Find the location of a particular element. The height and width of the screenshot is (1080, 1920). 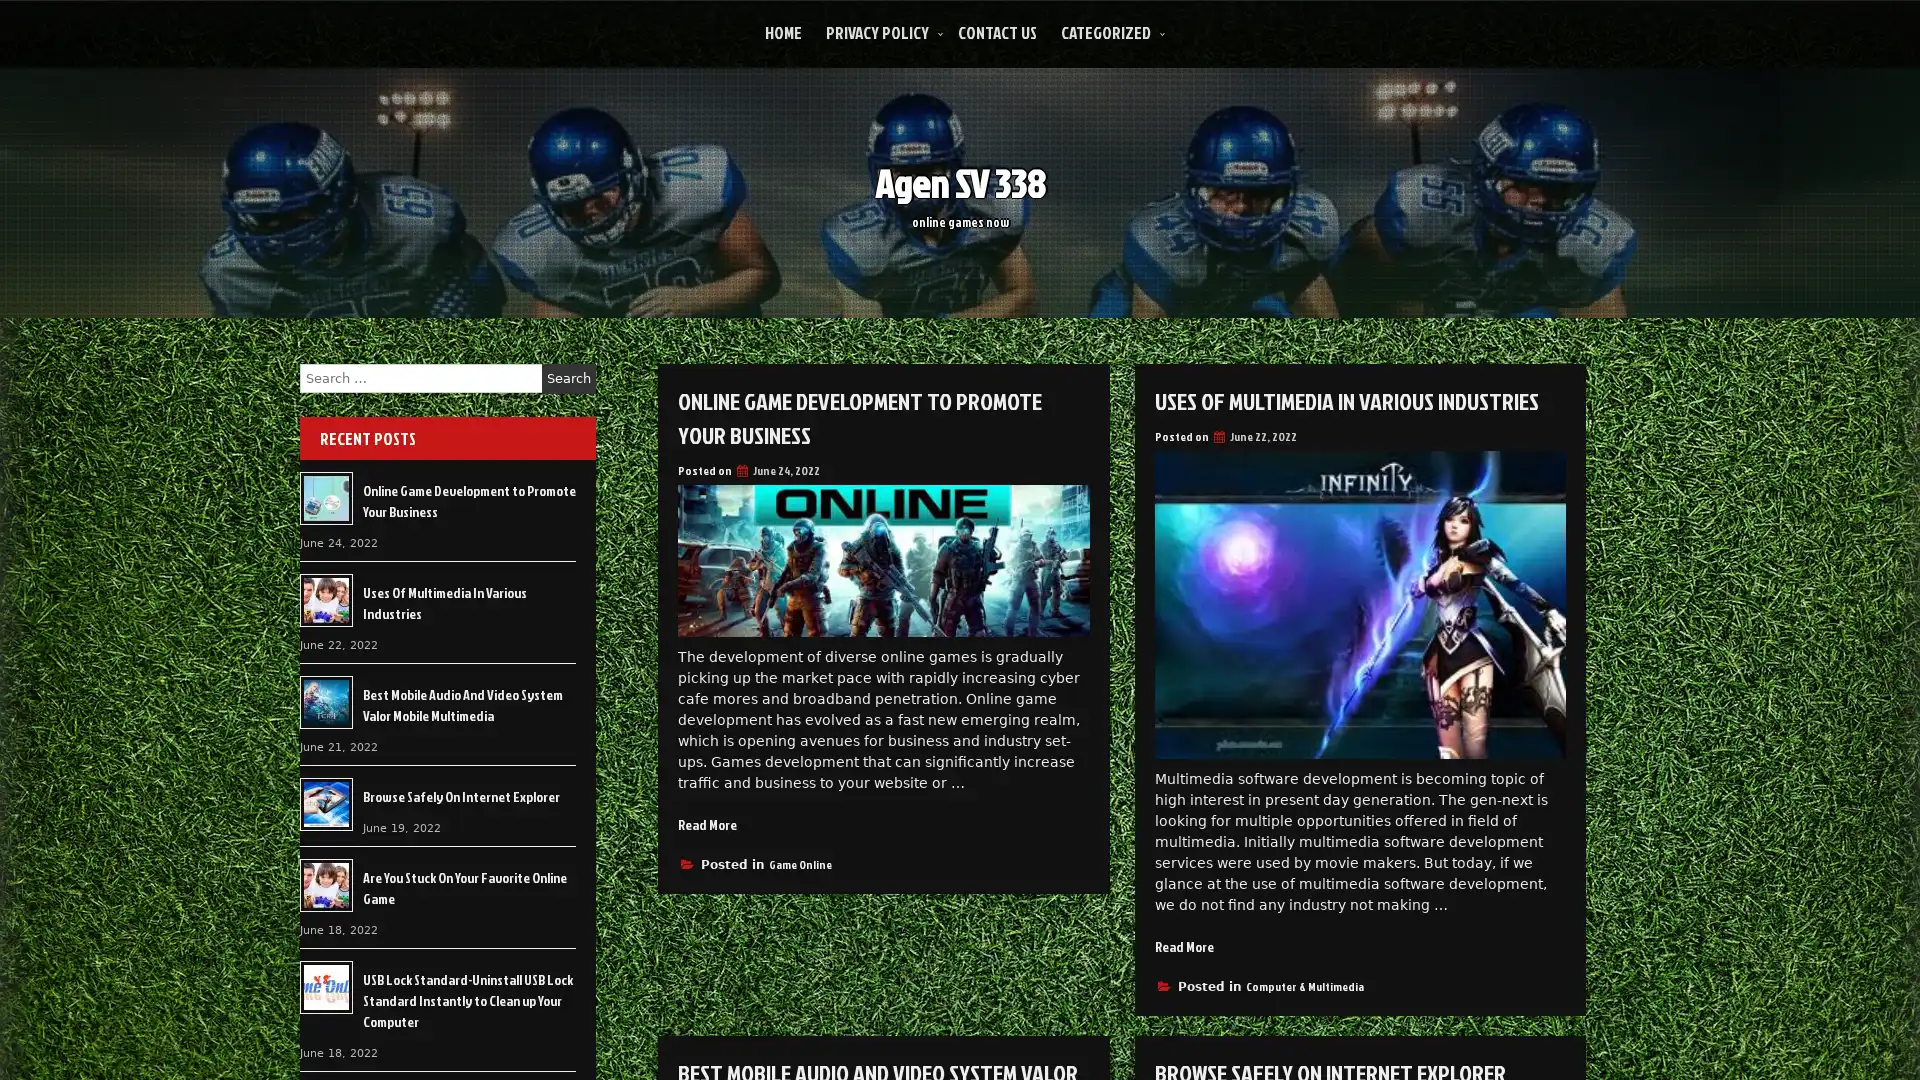

Search is located at coordinates (568, 378).